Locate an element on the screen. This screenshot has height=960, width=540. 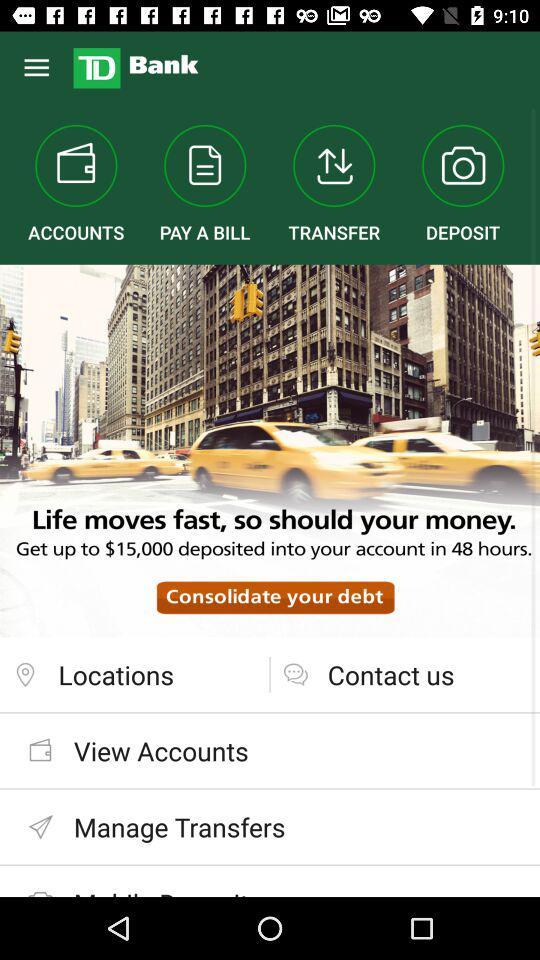
the item above manage transfers item is located at coordinates (270, 749).